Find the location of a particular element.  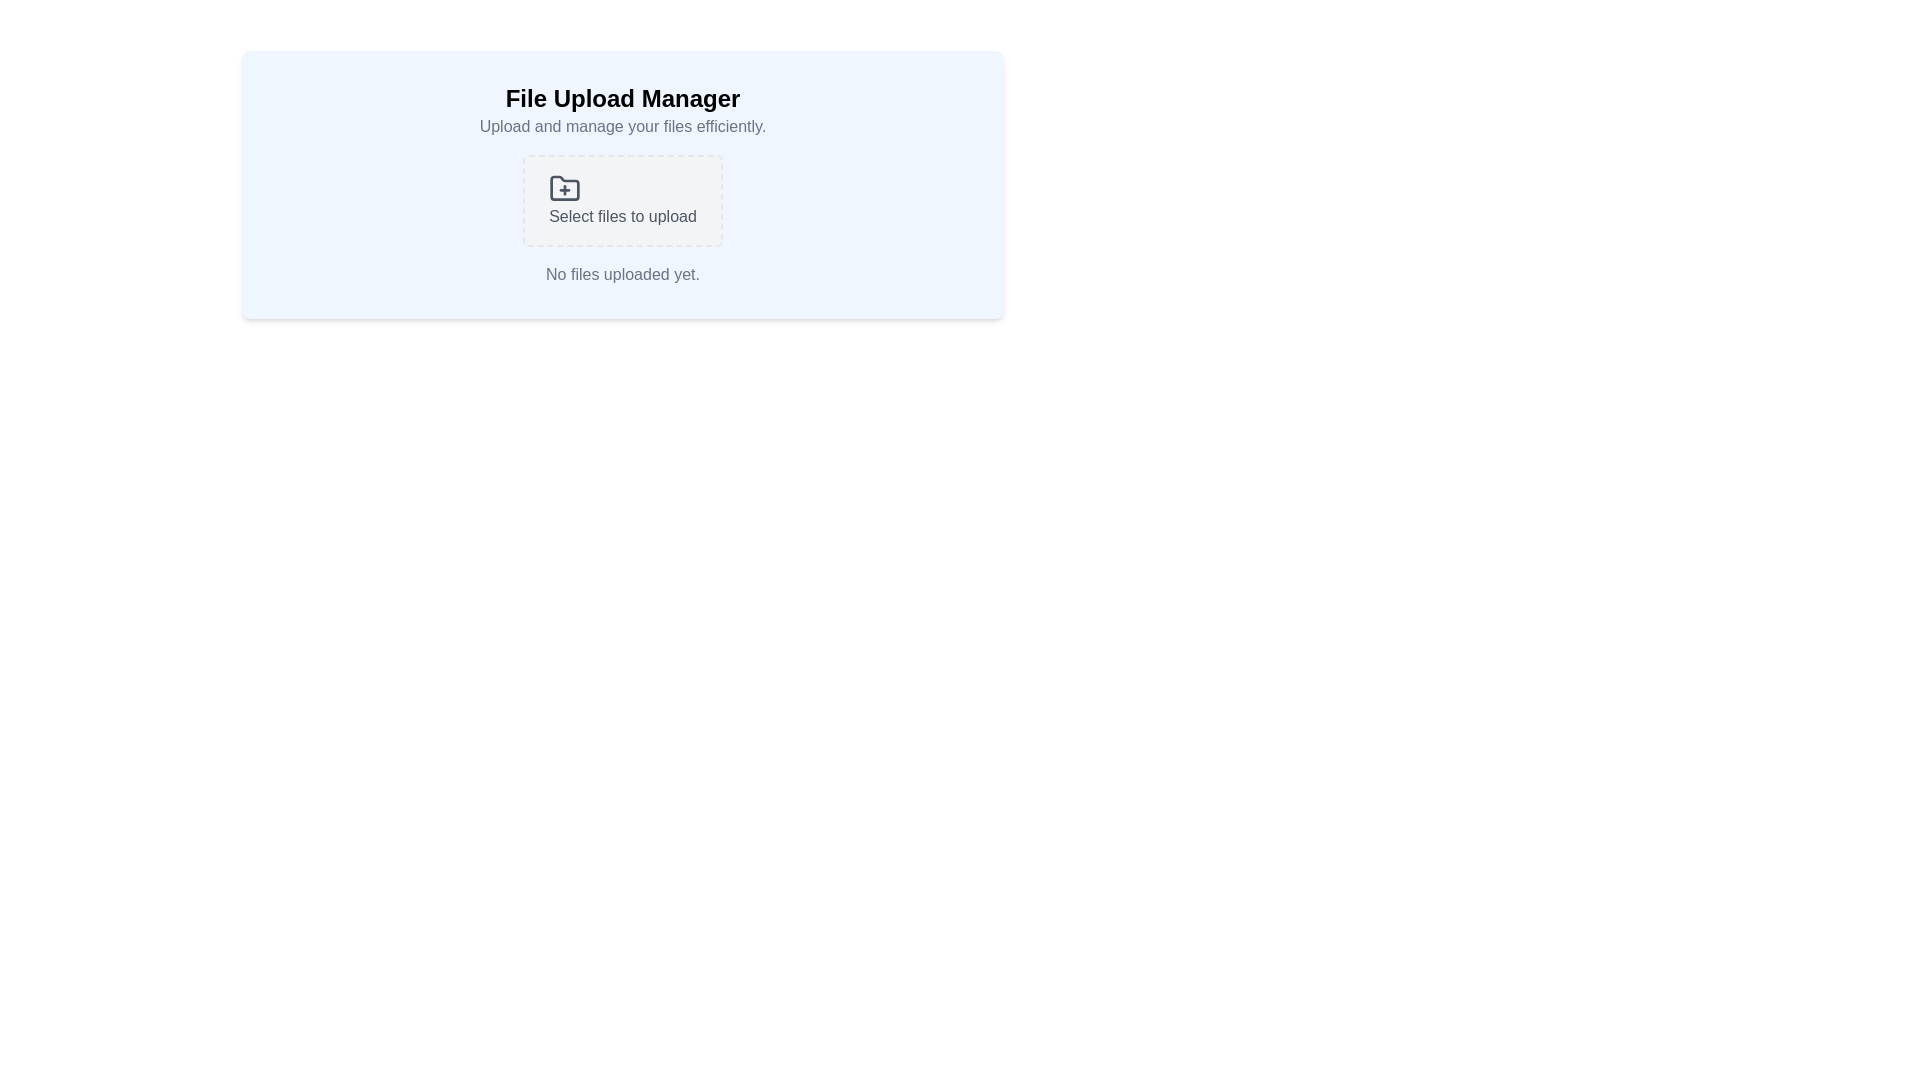

the static text label that provides a brief description about the functionality of the application, located directly below the 'File Upload Manager' heading is located at coordinates (622, 127).